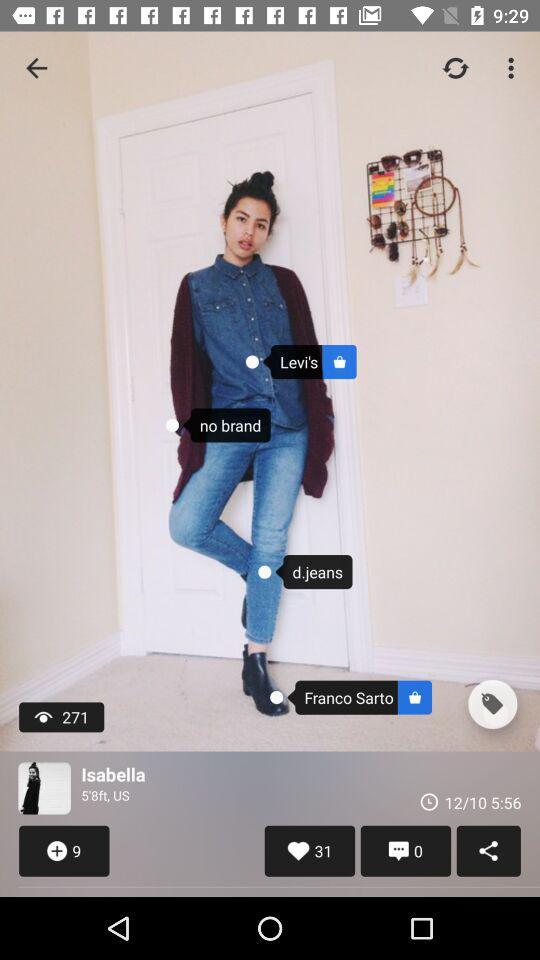 Image resolution: width=540 pixels, height=960 pixels. I want to click on the item to the left of isabella item, so click(44, 788).